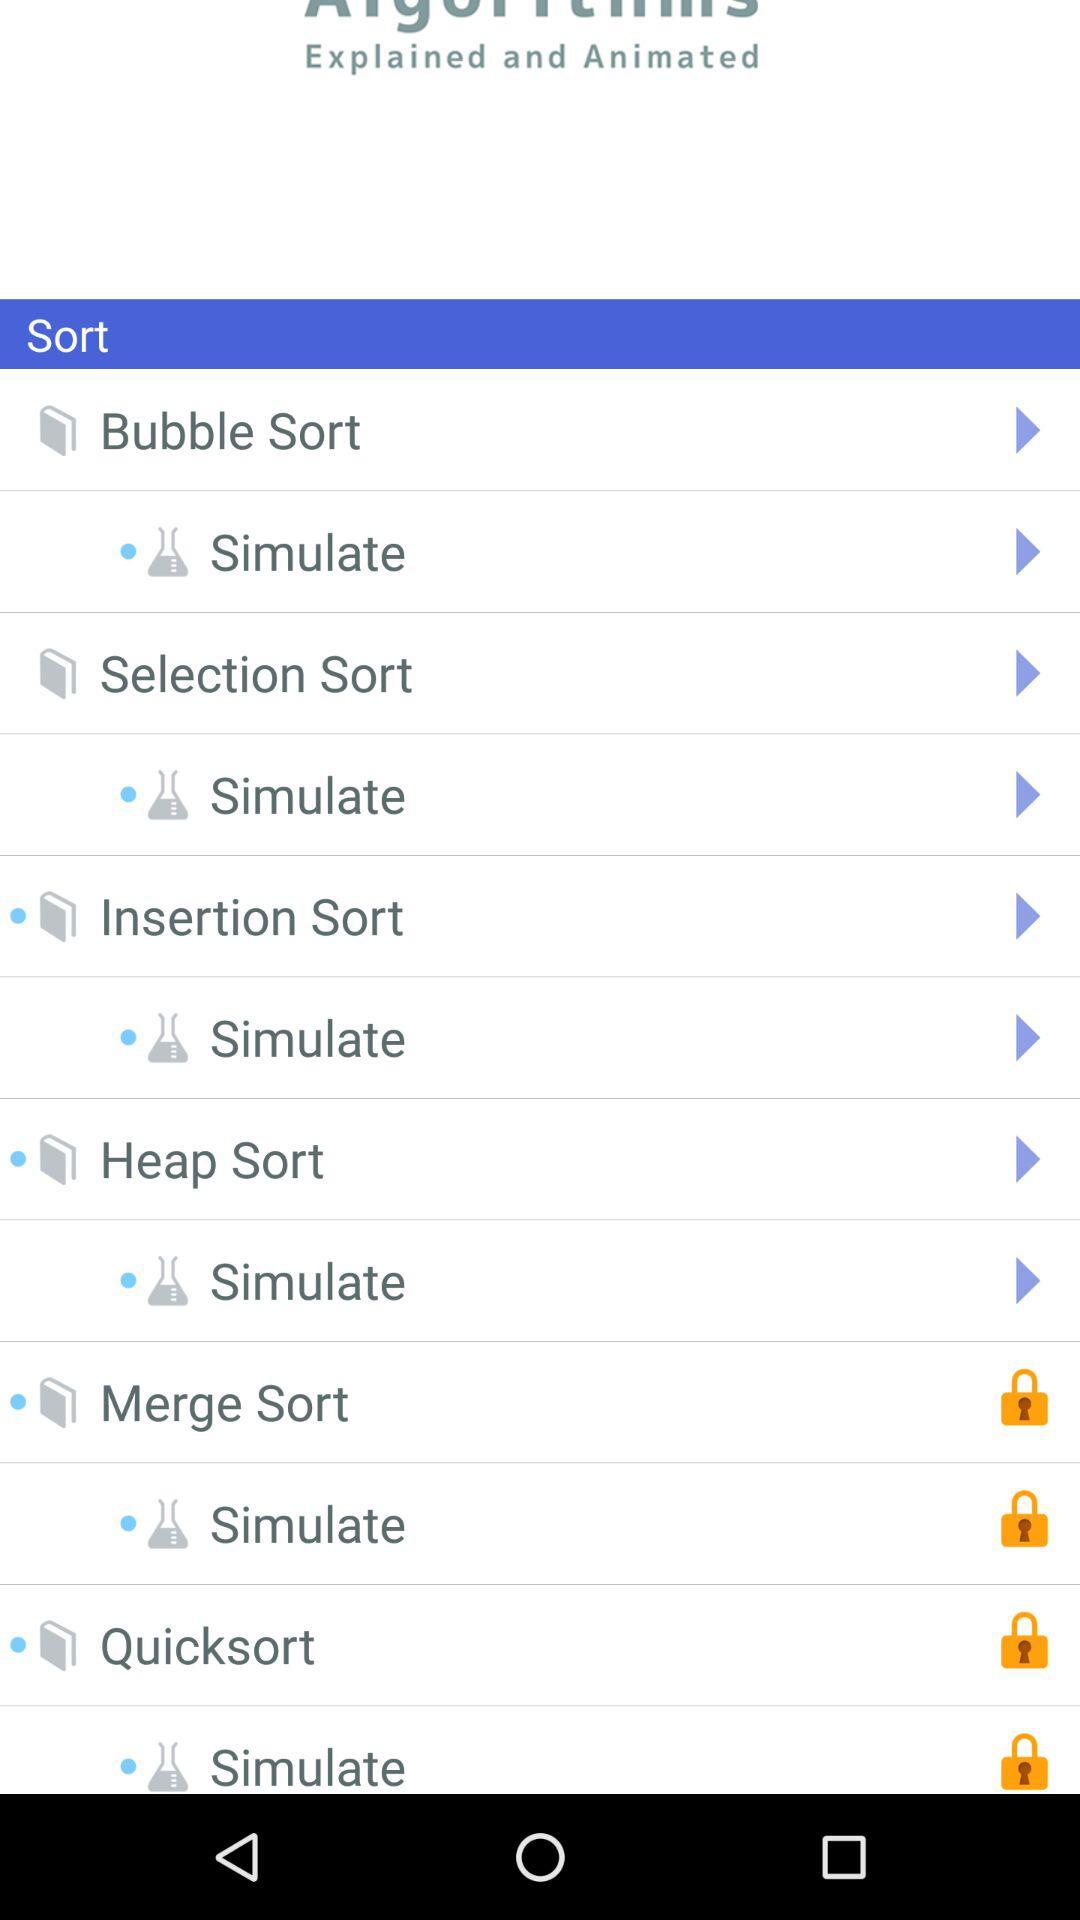  What do you see at coordinates (207, 1645) in the screenshot?
I see `item below simulate` at bounding box center [207, 1645].